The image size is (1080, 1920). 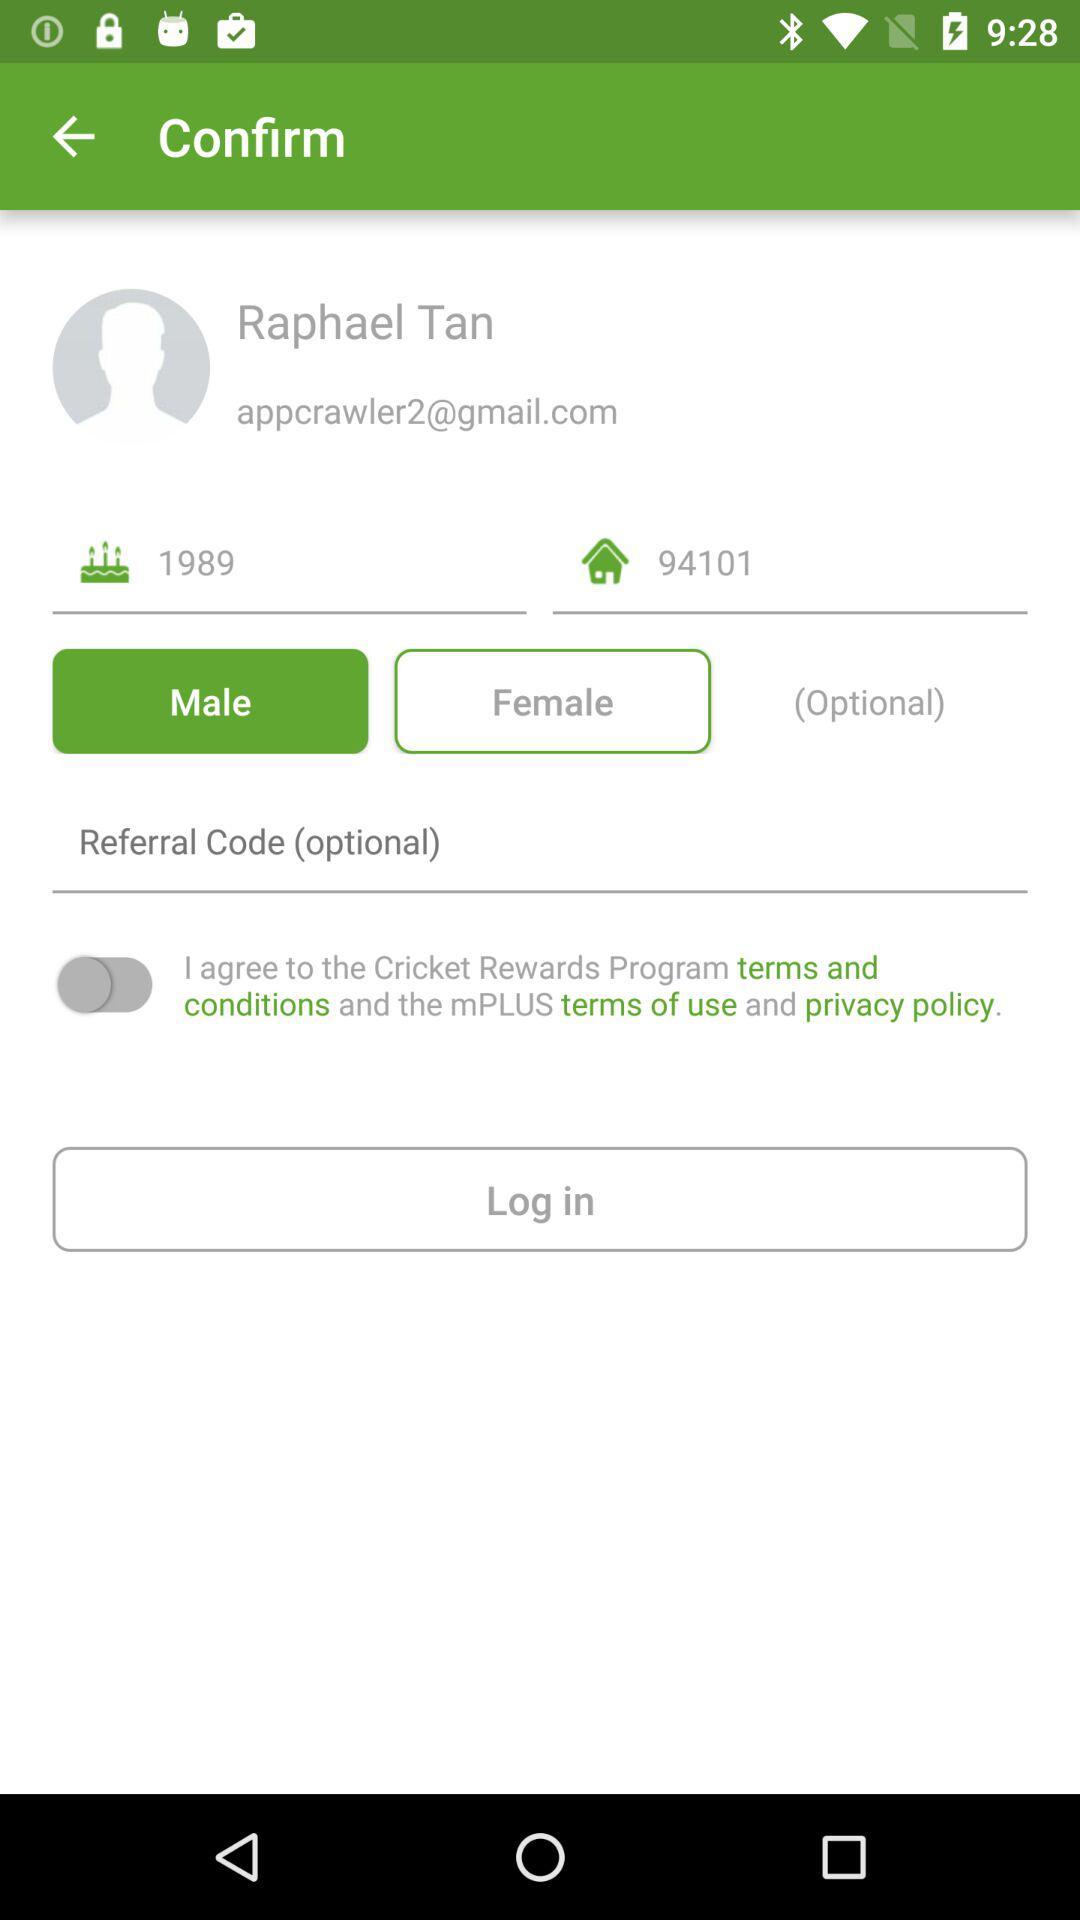 What do you see at coordinates (341, 560) in the screenshot?
I see `item above male icon` at bounding box center [341, 560].